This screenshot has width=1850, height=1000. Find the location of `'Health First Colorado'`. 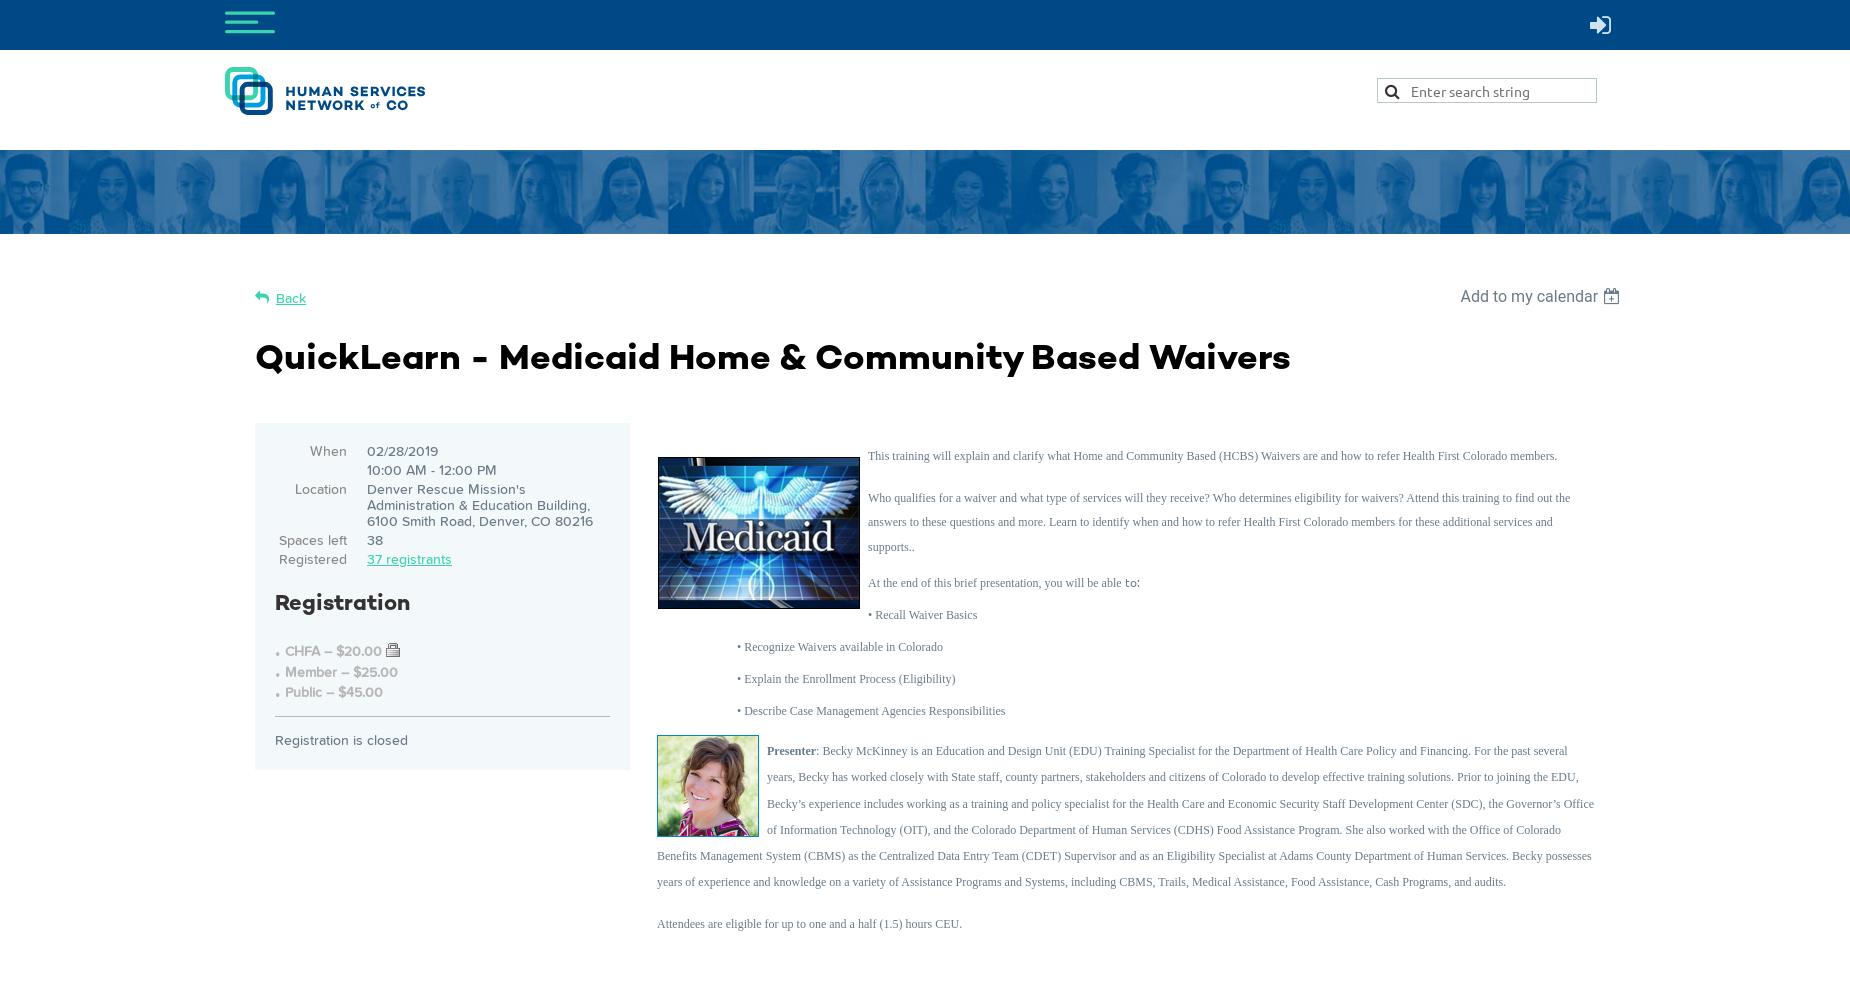

'Health First Colorado' is located at coordinates (1455, 454).